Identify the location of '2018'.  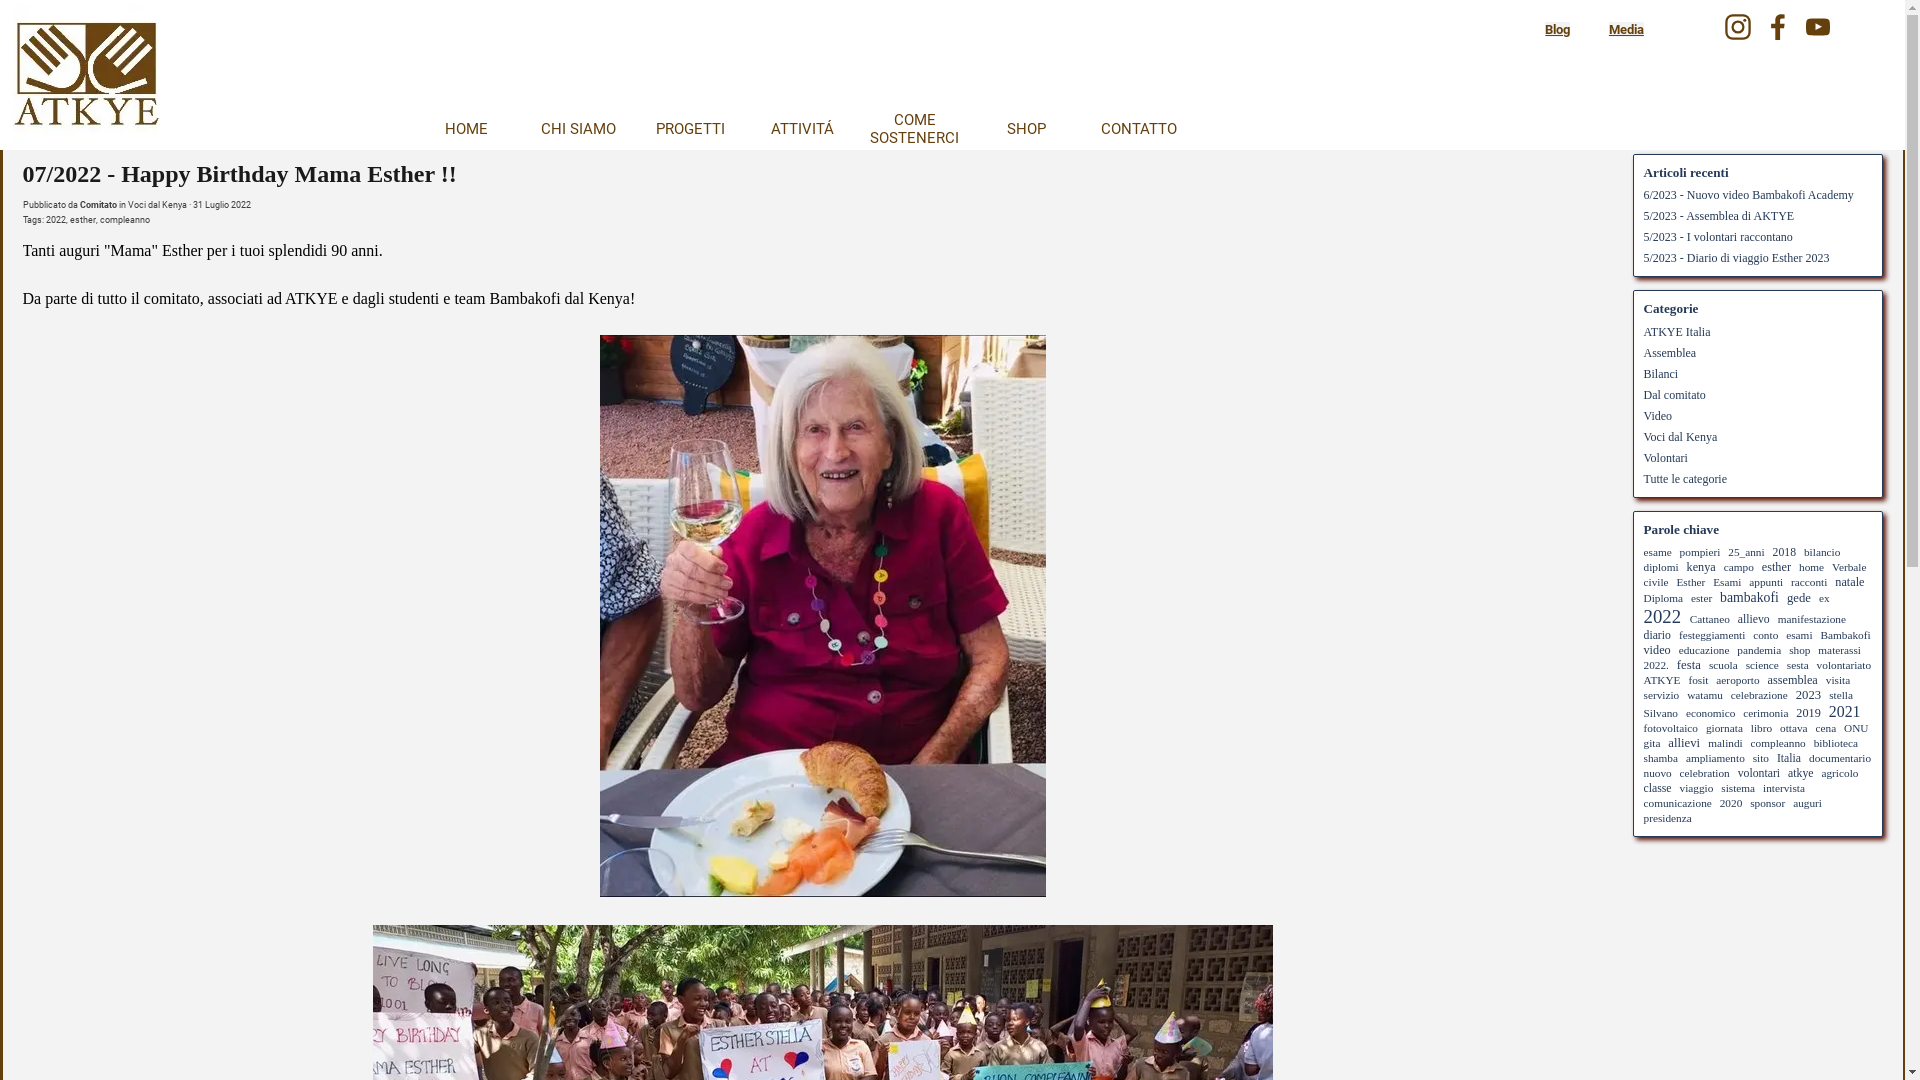
(1784, 552).